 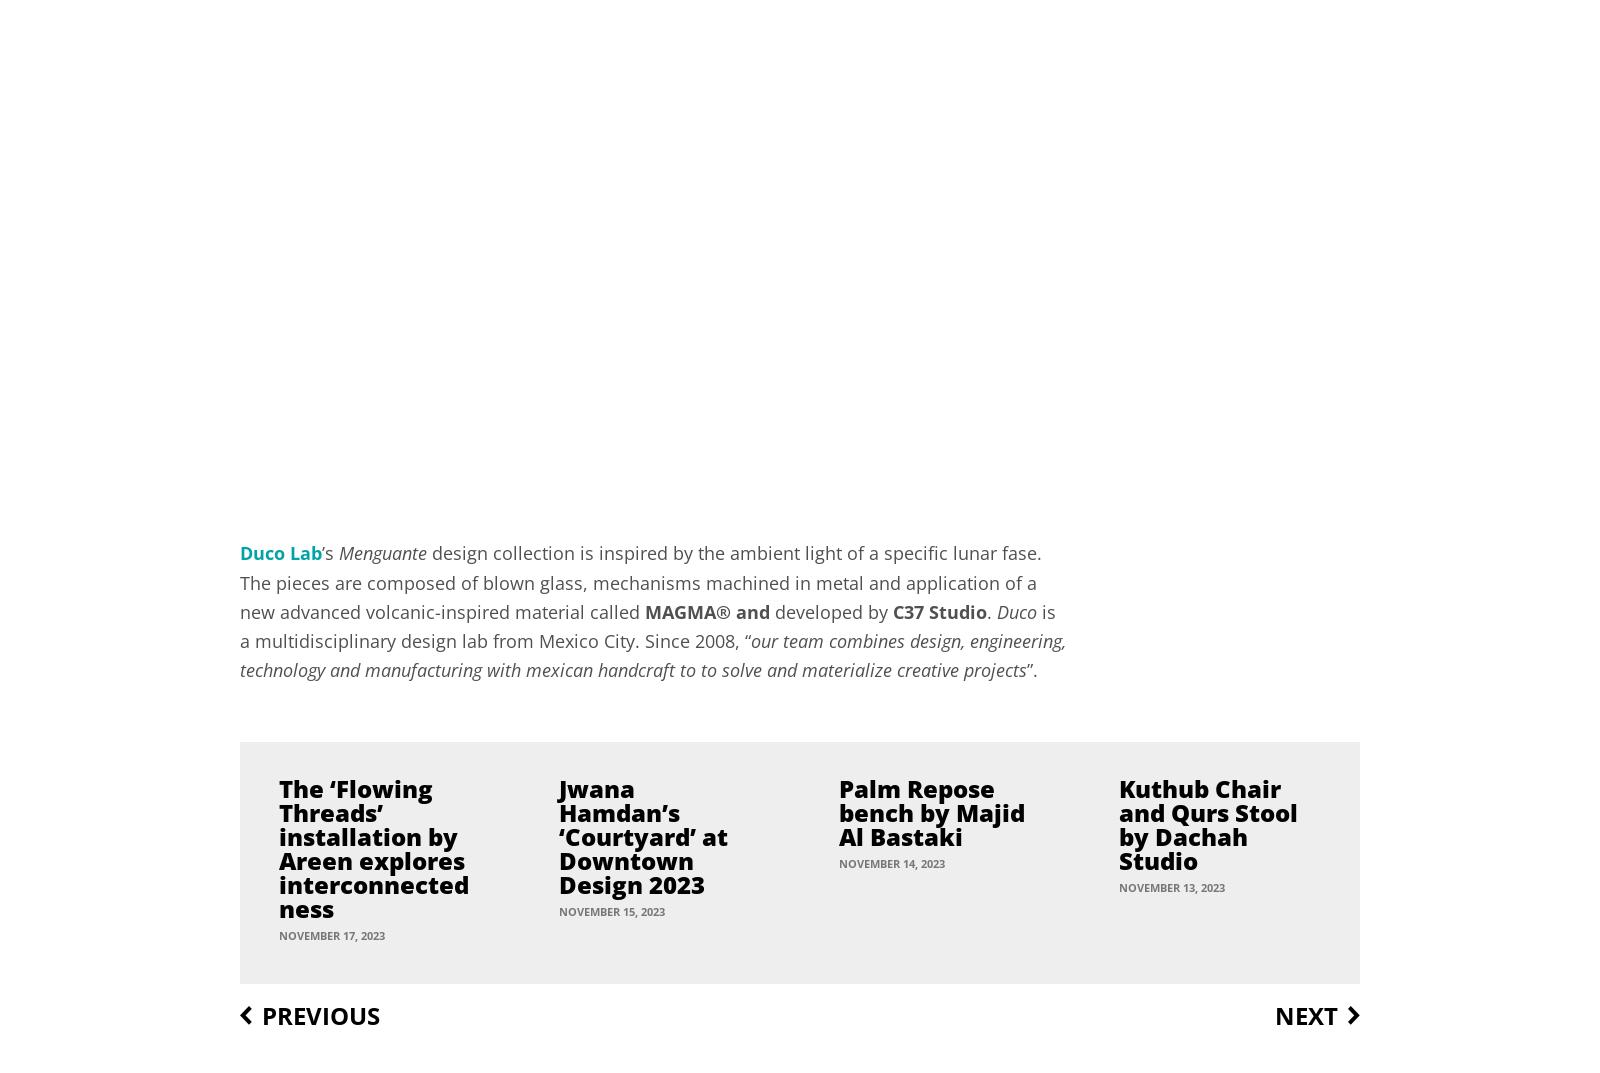 I want to click on 'November 14, 2023', so click(x=891, y=861).